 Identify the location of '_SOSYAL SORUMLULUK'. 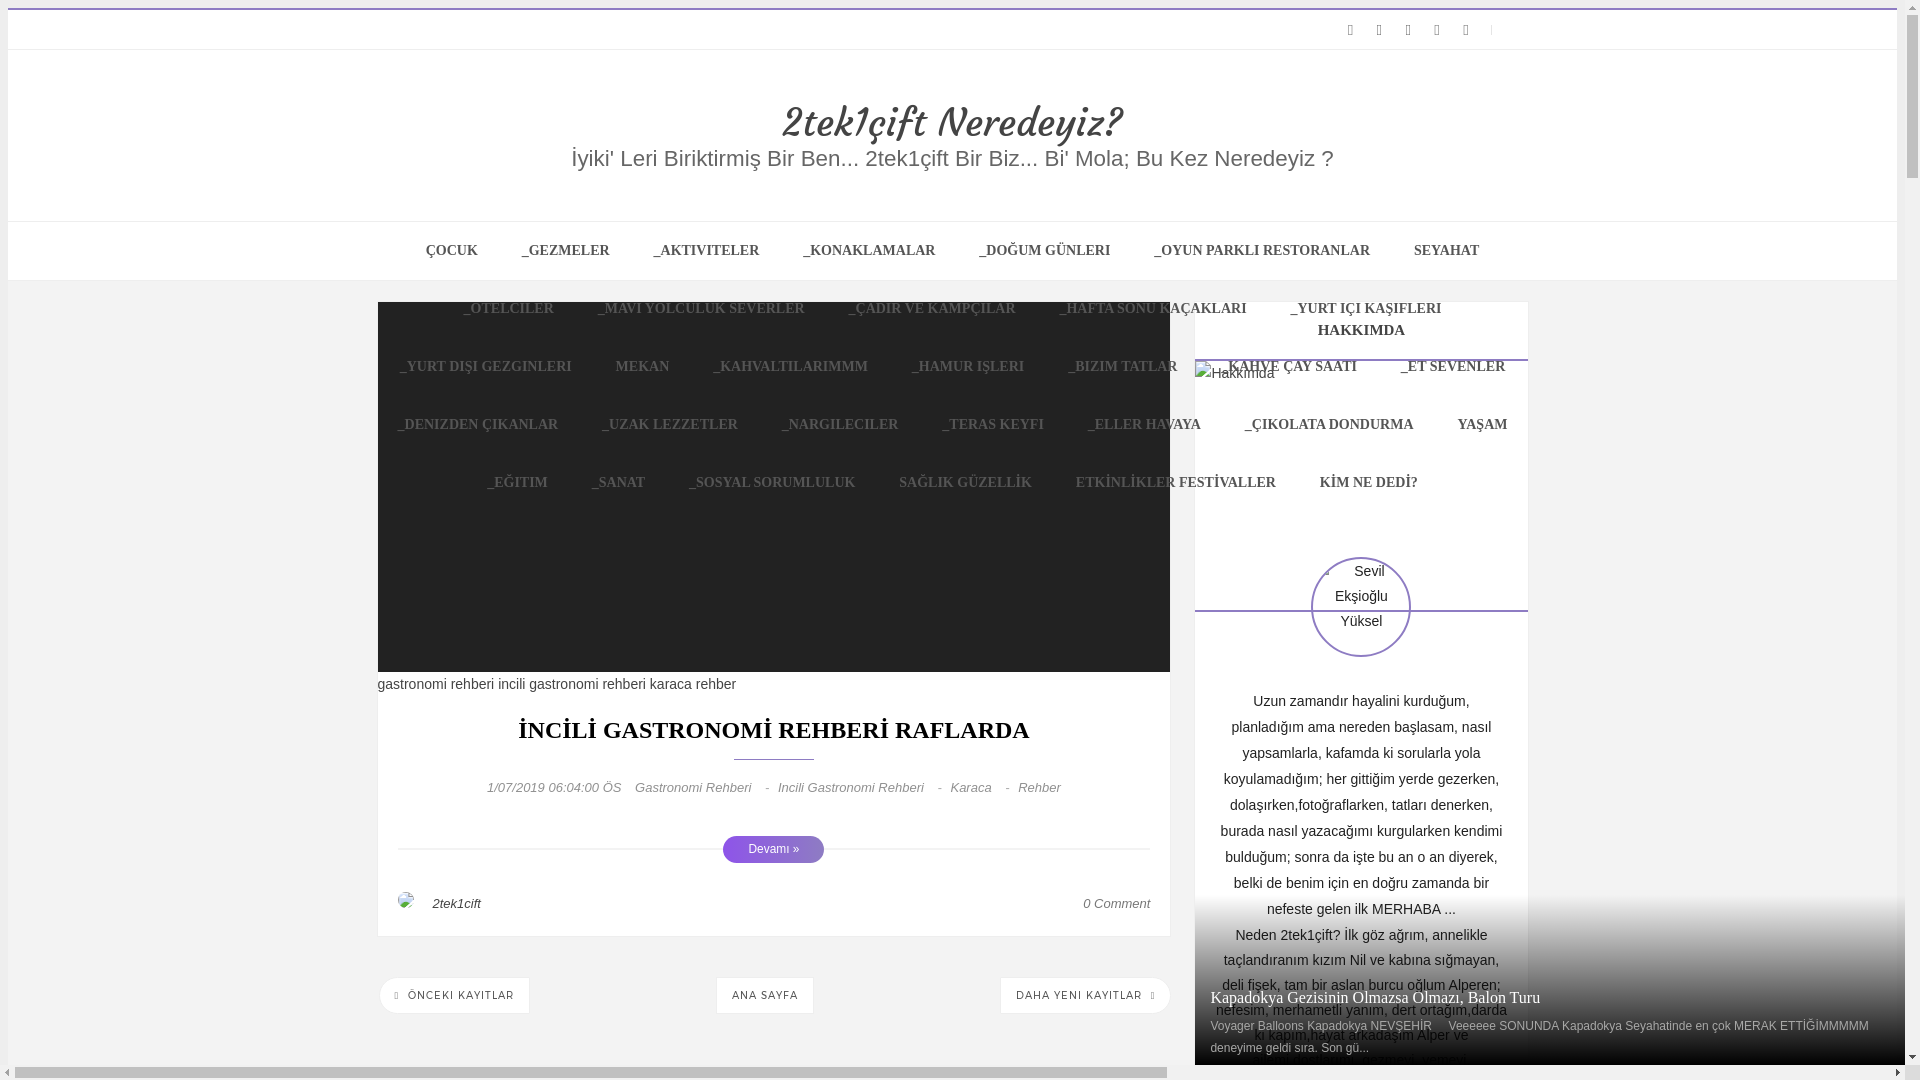
(771, 482).